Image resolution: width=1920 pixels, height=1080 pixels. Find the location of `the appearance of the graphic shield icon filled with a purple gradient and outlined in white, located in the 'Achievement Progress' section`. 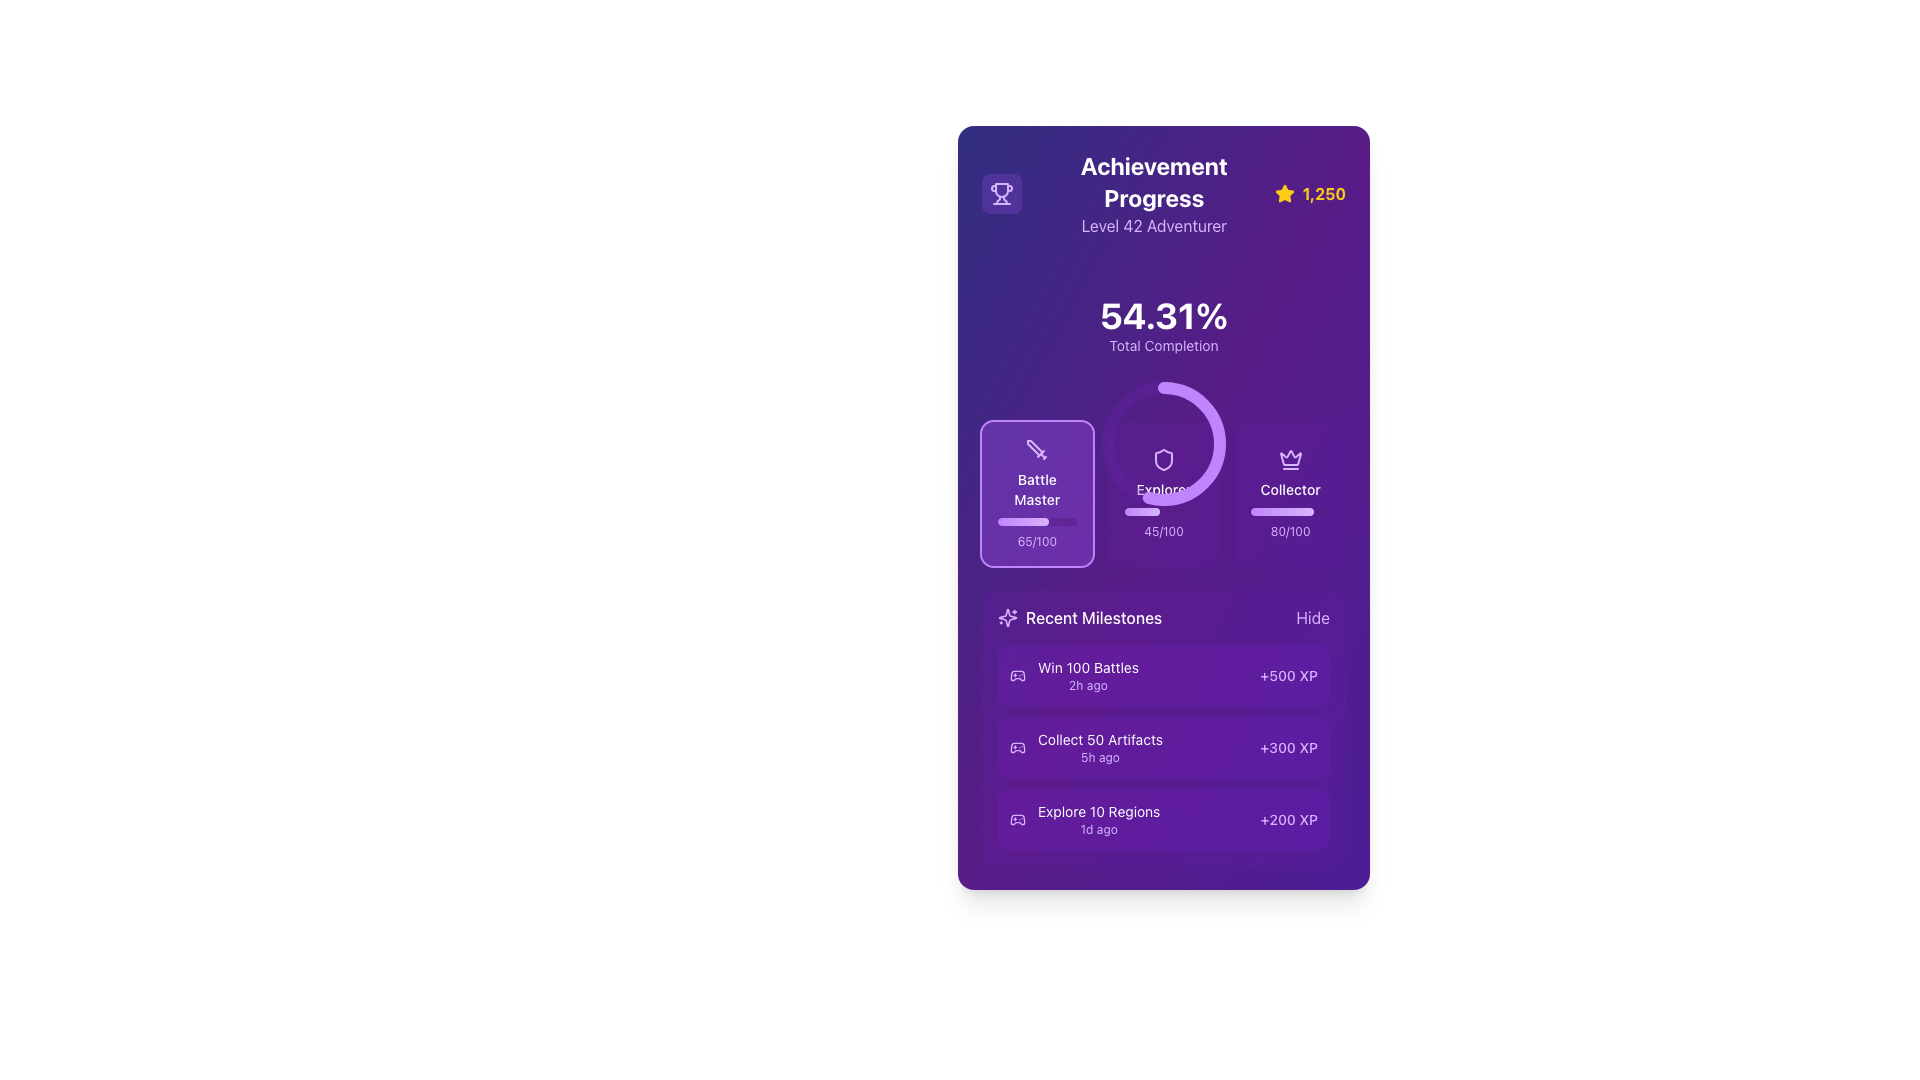

the appearance of the graphic shield icon filled with a purple gradient and outlined in white, located in the 'Achievement Progress' section is located at coordinates (1163, 459).